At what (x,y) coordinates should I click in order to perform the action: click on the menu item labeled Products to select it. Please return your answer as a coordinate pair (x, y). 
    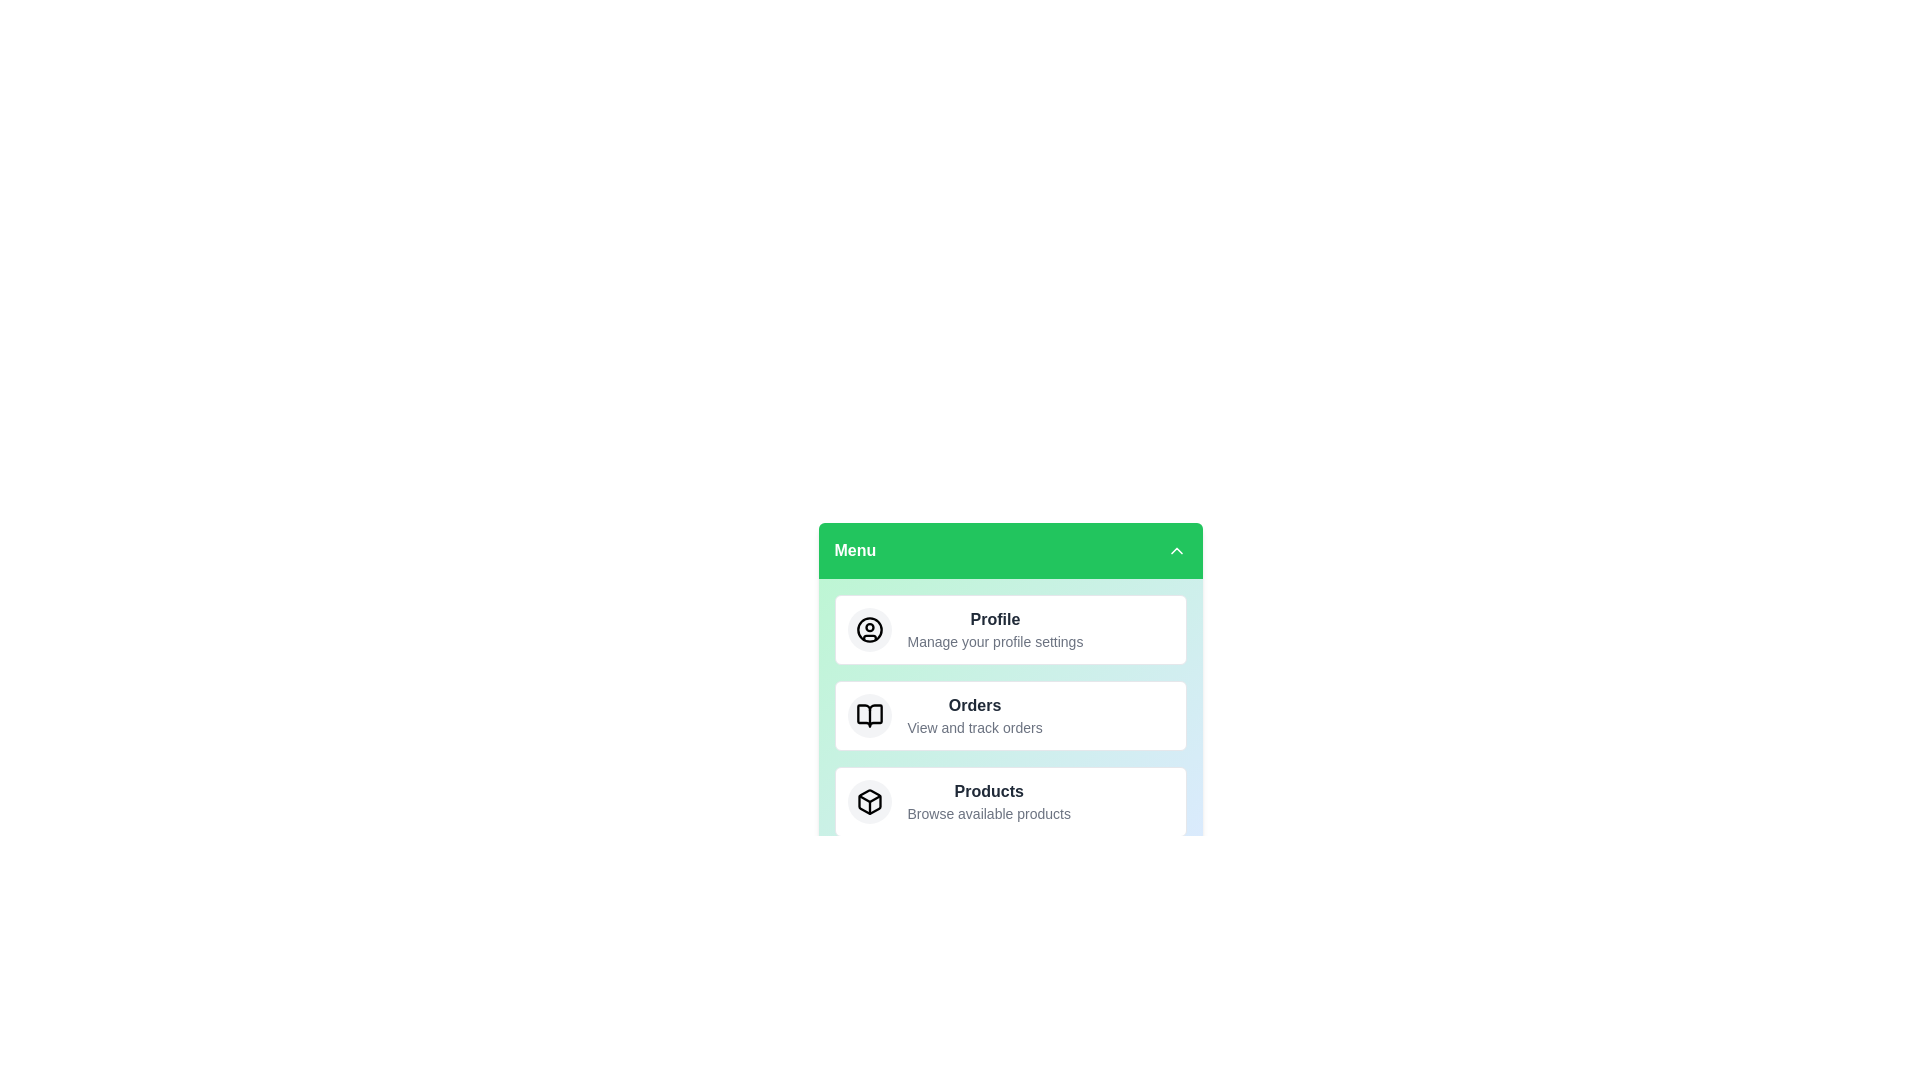
    Looking at the image, I should click on (1010, 801).